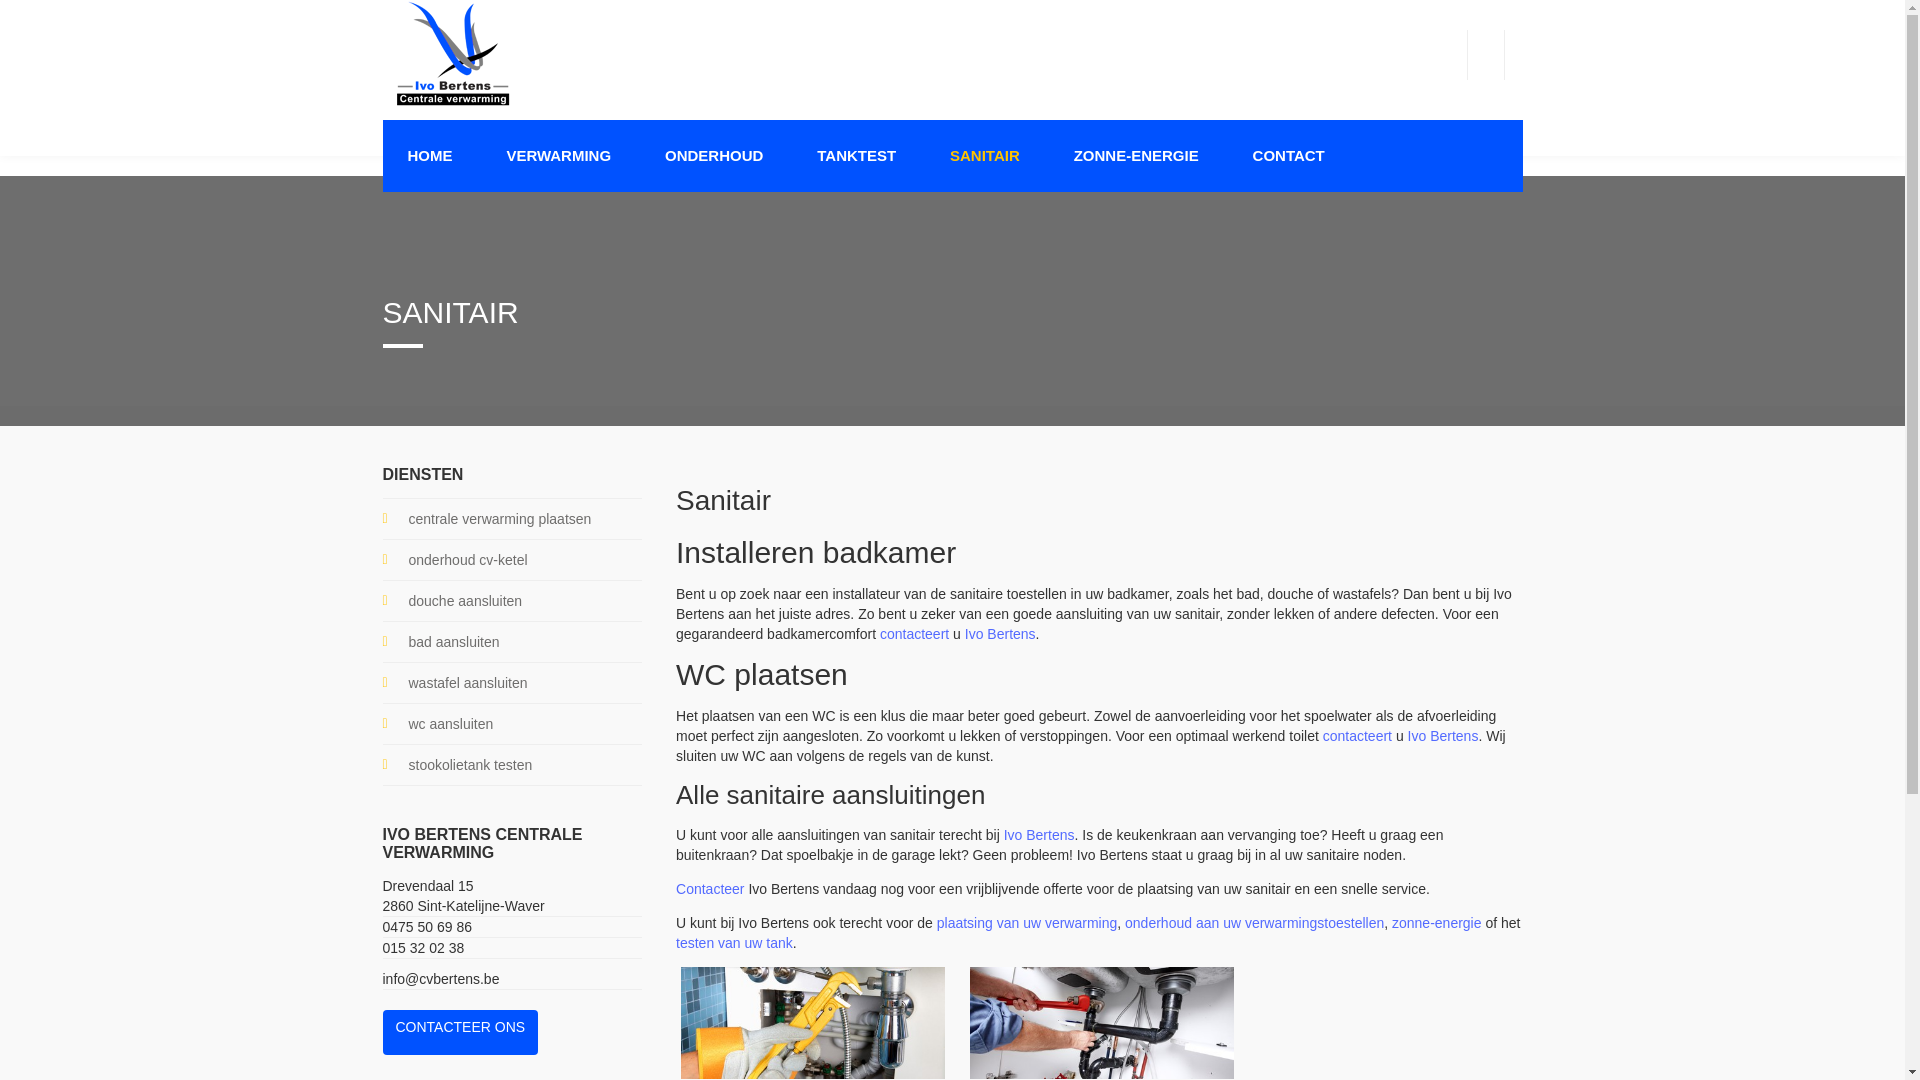  Describe the element at coordinates (459, 1032) in the screenshot. I see `'CONTACTEER ONS'` at that location.